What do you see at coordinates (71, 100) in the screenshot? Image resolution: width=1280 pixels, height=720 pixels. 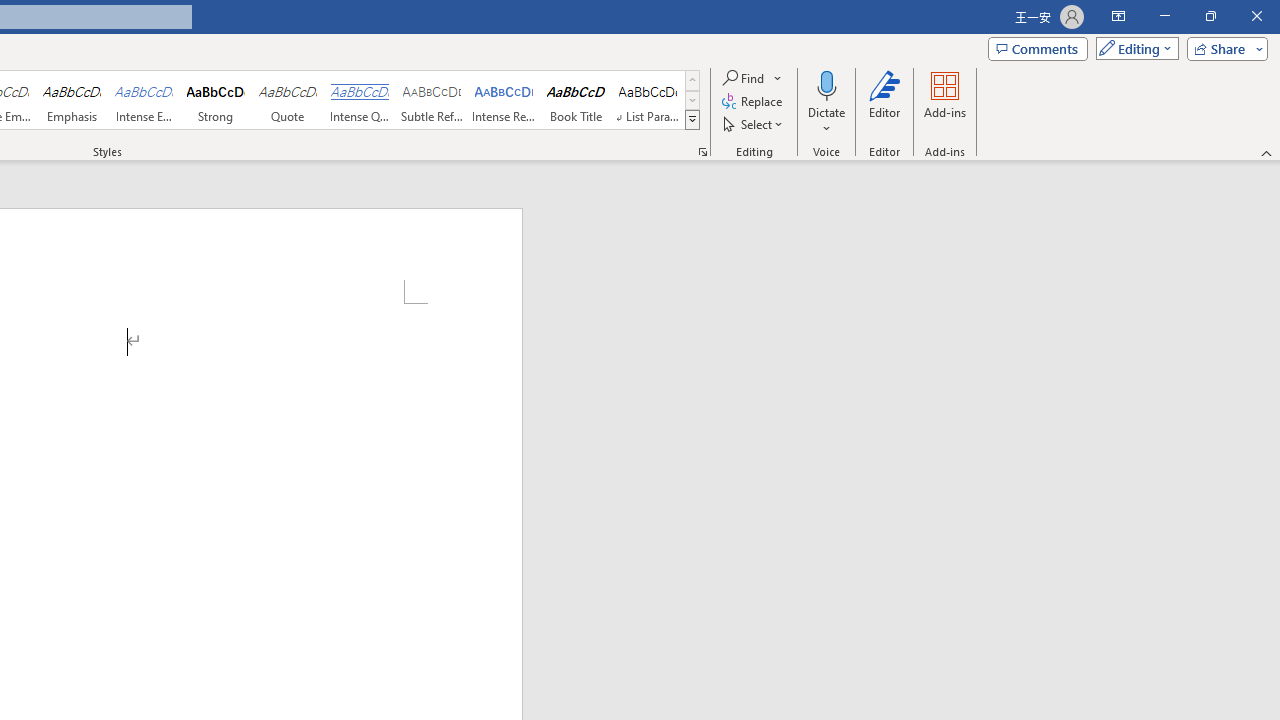 I see `'Emphasis'` at bounding box center [71, 100].